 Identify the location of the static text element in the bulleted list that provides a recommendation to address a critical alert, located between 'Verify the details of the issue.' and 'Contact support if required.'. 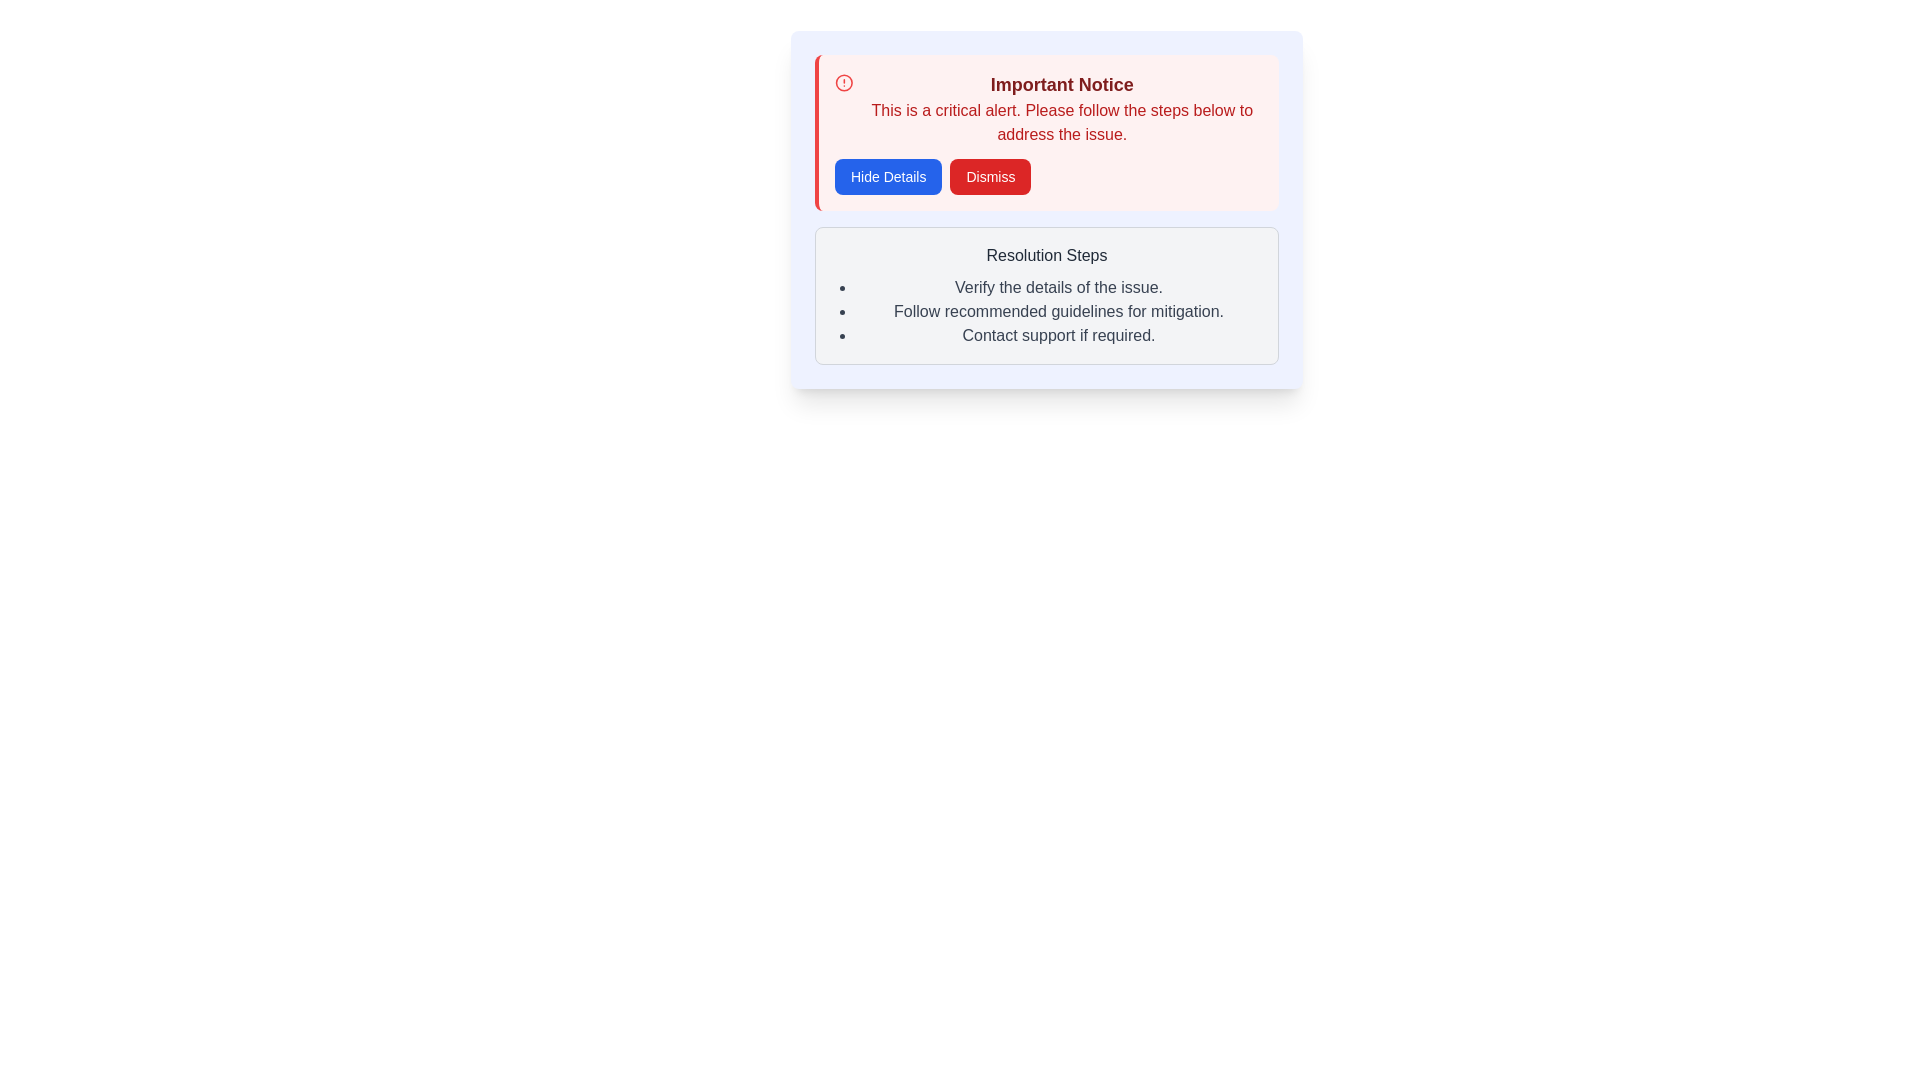
(1058, 312).